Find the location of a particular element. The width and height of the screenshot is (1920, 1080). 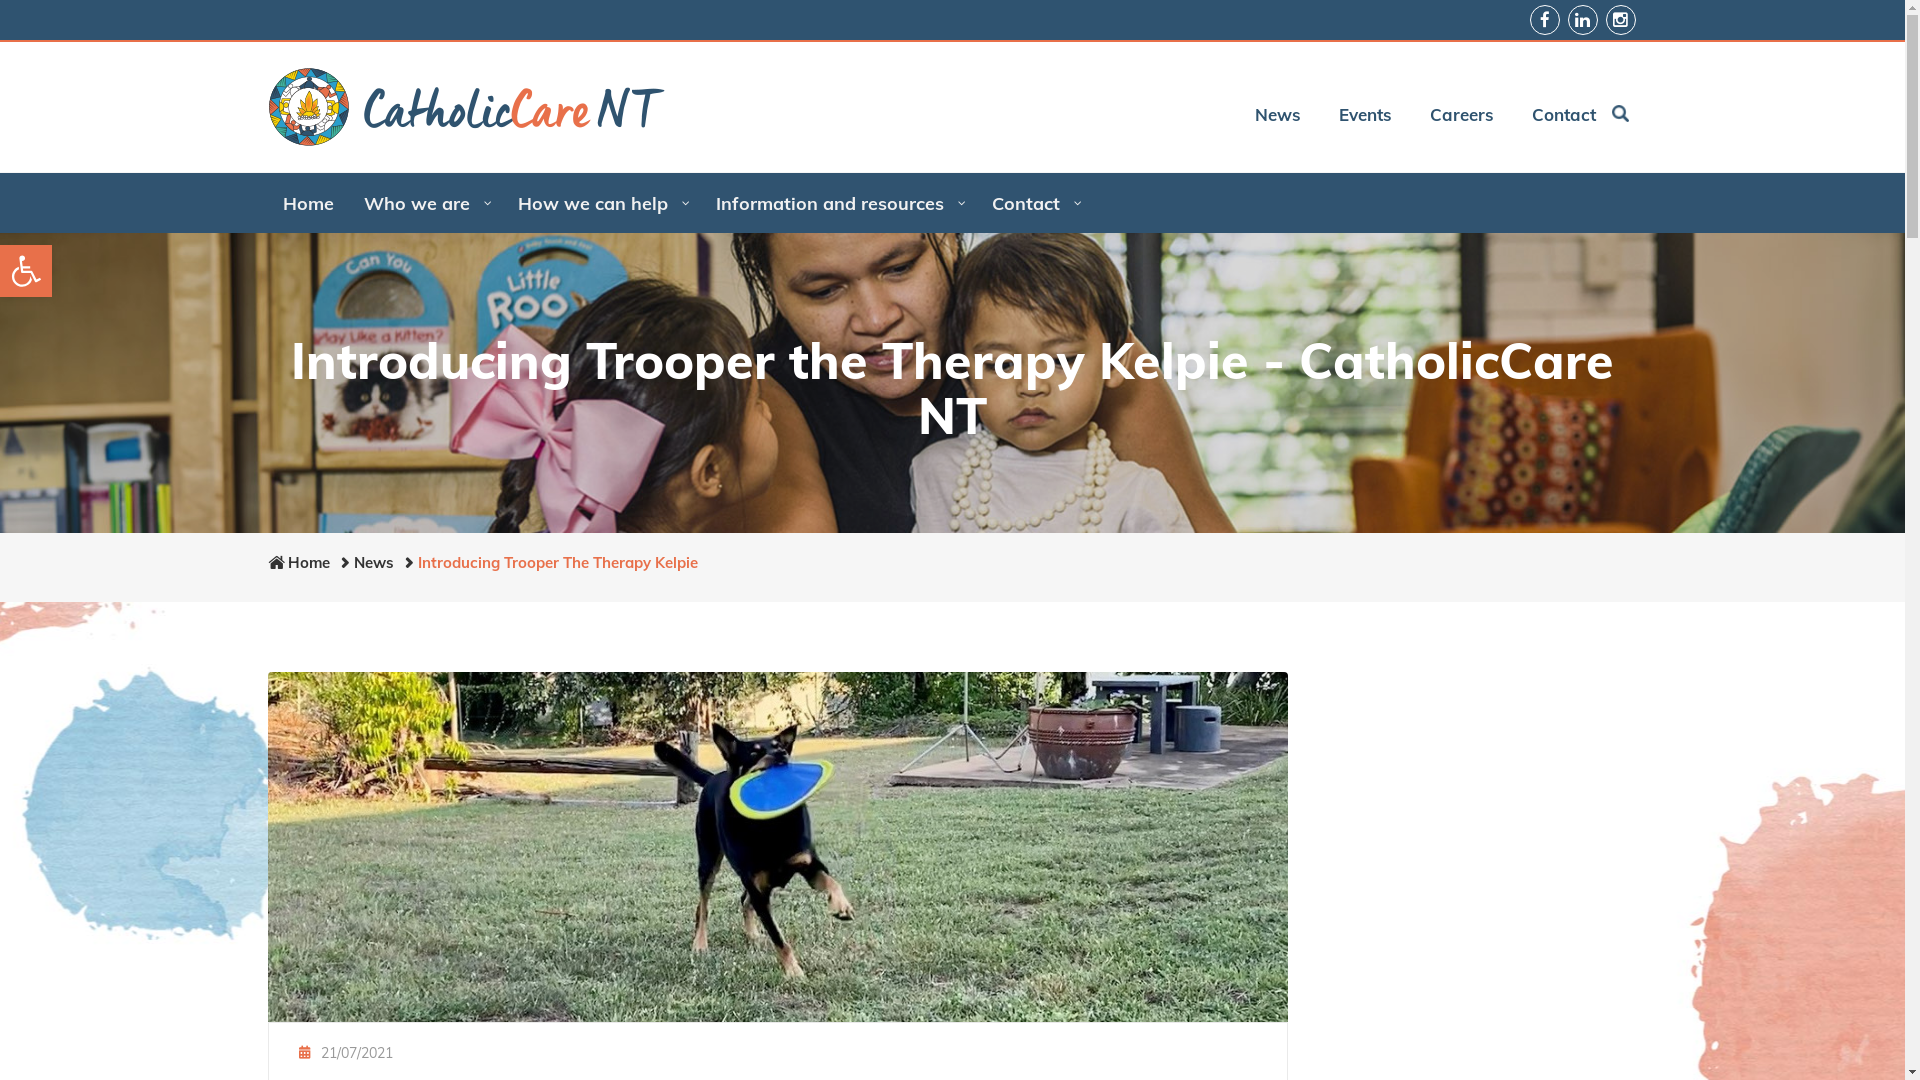

'News' is located at coordinates (374, 562).